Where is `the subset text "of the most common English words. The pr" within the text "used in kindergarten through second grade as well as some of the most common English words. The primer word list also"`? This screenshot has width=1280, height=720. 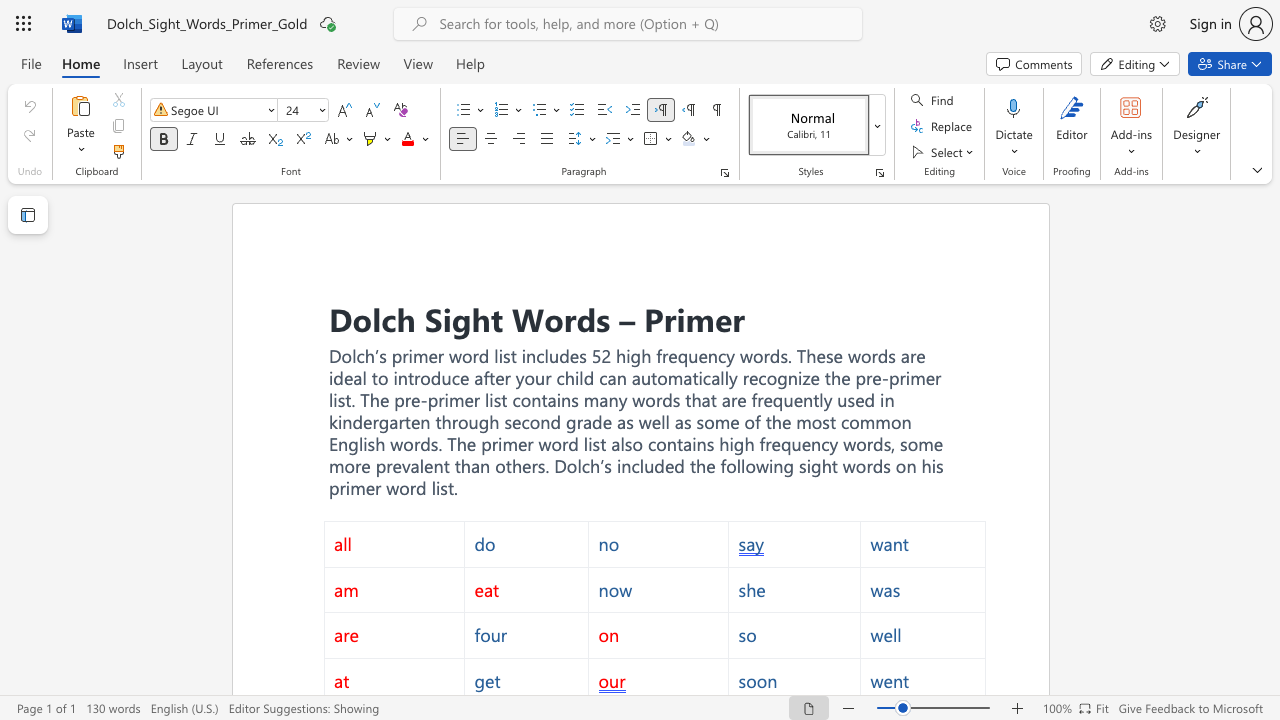 the subset text "of the most common English words. The pr" within the text "used in kindergarten through second grade as well as some of the most common English words. The primer word list also" is located at coordinates (743, 420).